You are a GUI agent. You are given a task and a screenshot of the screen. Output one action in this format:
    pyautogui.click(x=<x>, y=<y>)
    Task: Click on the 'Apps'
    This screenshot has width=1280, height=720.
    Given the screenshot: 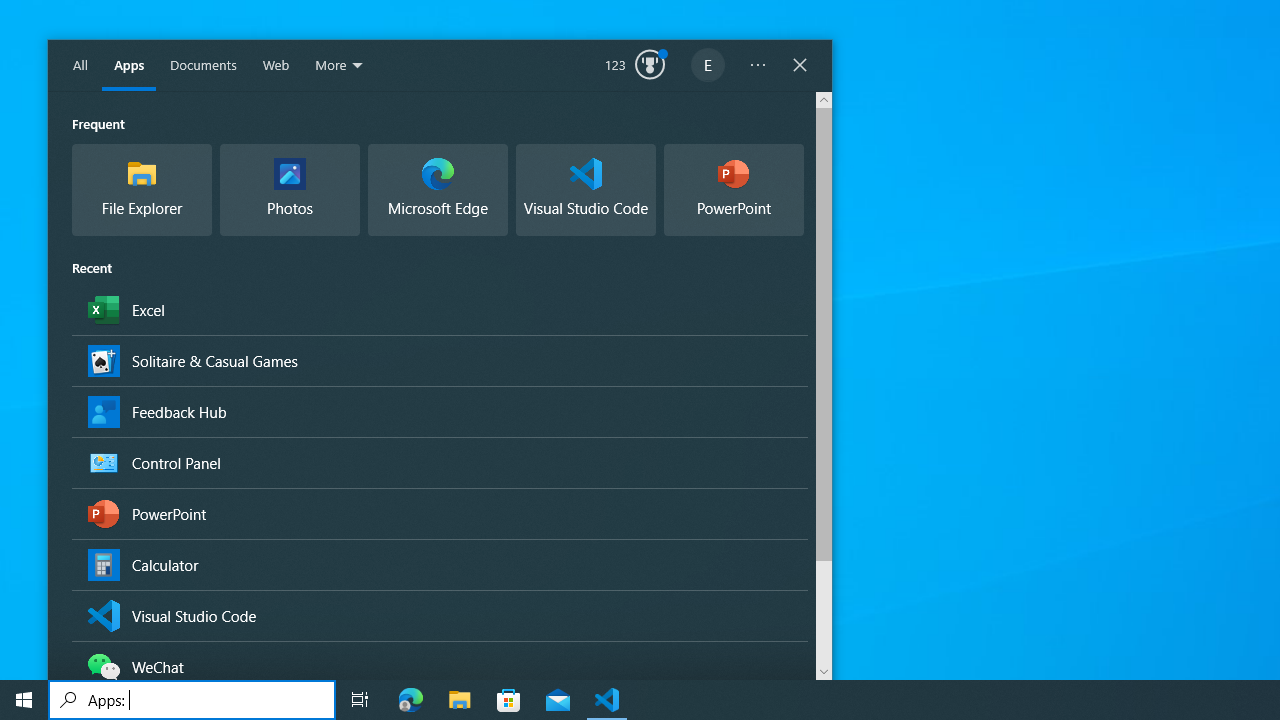 What is the action you would take?
    pyautogui.click(x=128, y=65)
    